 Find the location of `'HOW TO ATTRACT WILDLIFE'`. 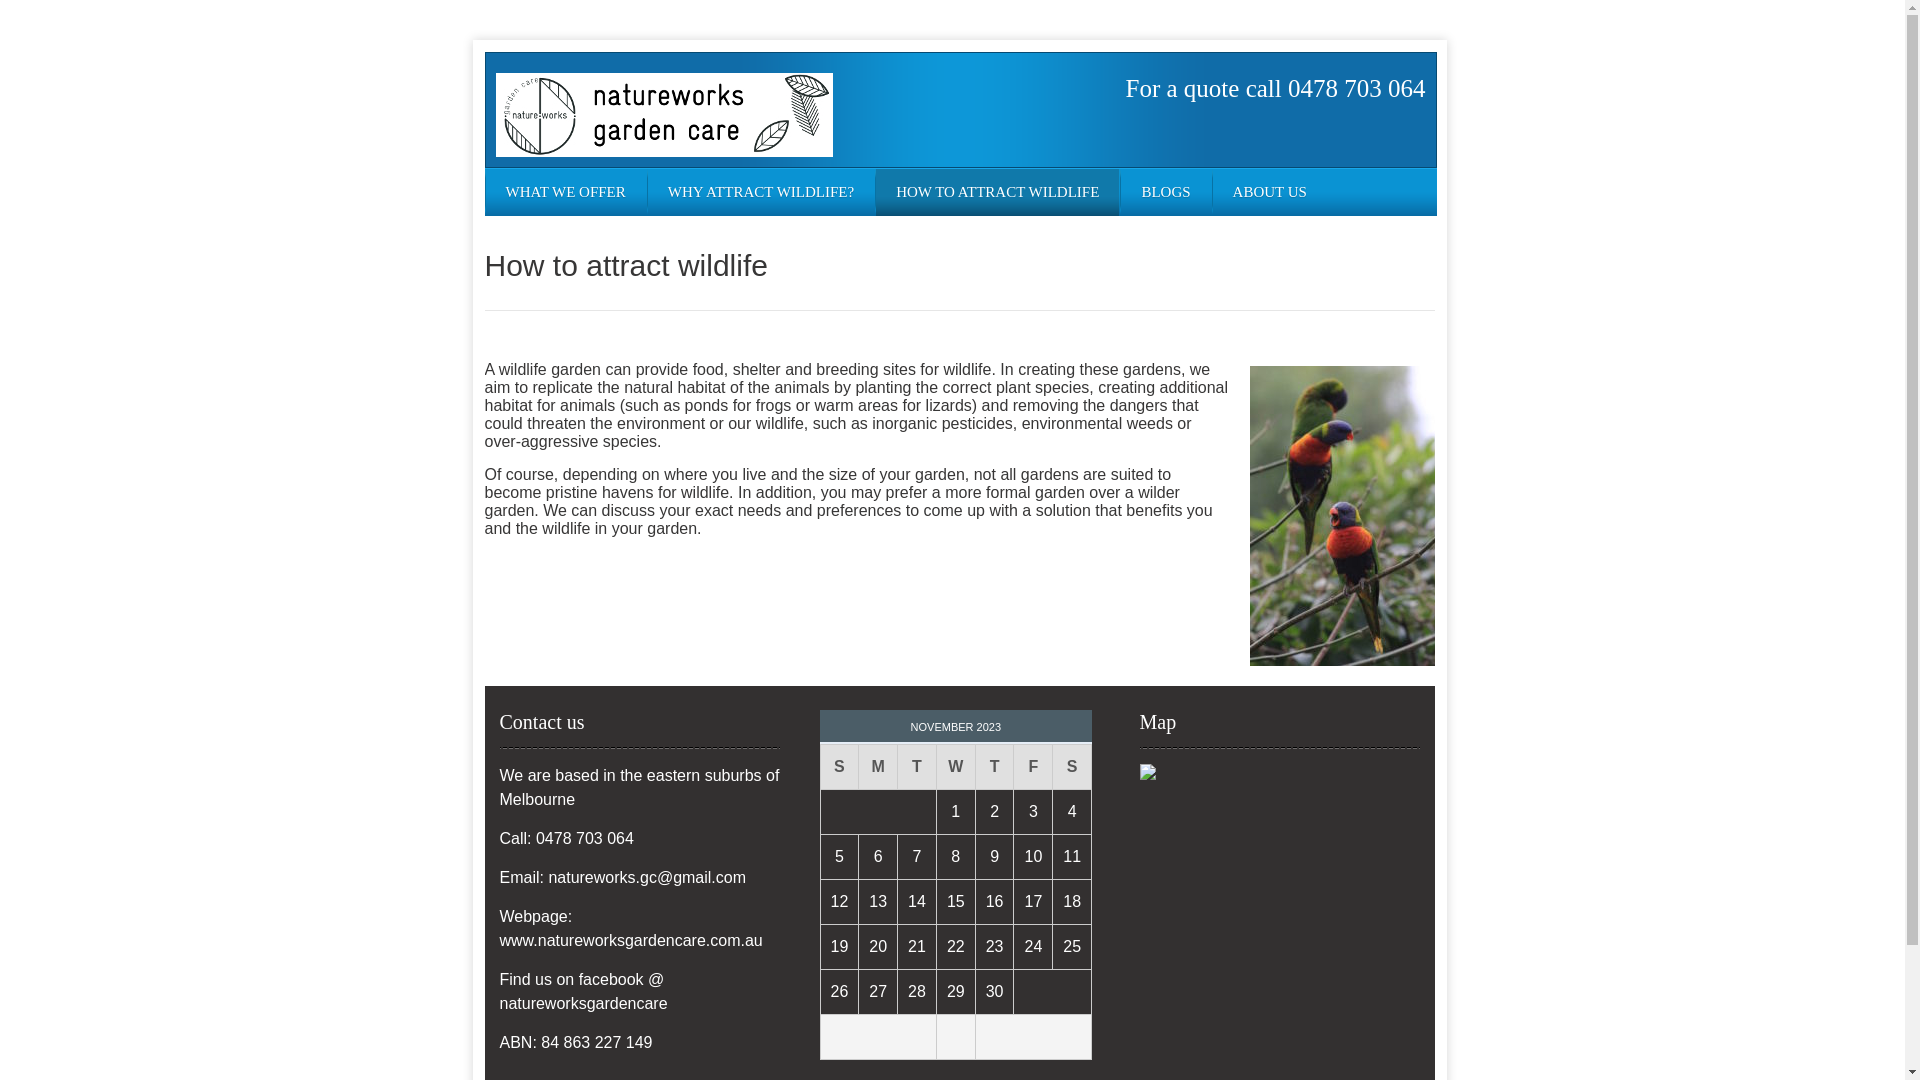

'HOW TO ATTRACT WILDLIFE' is located at coordinates (997, 192).